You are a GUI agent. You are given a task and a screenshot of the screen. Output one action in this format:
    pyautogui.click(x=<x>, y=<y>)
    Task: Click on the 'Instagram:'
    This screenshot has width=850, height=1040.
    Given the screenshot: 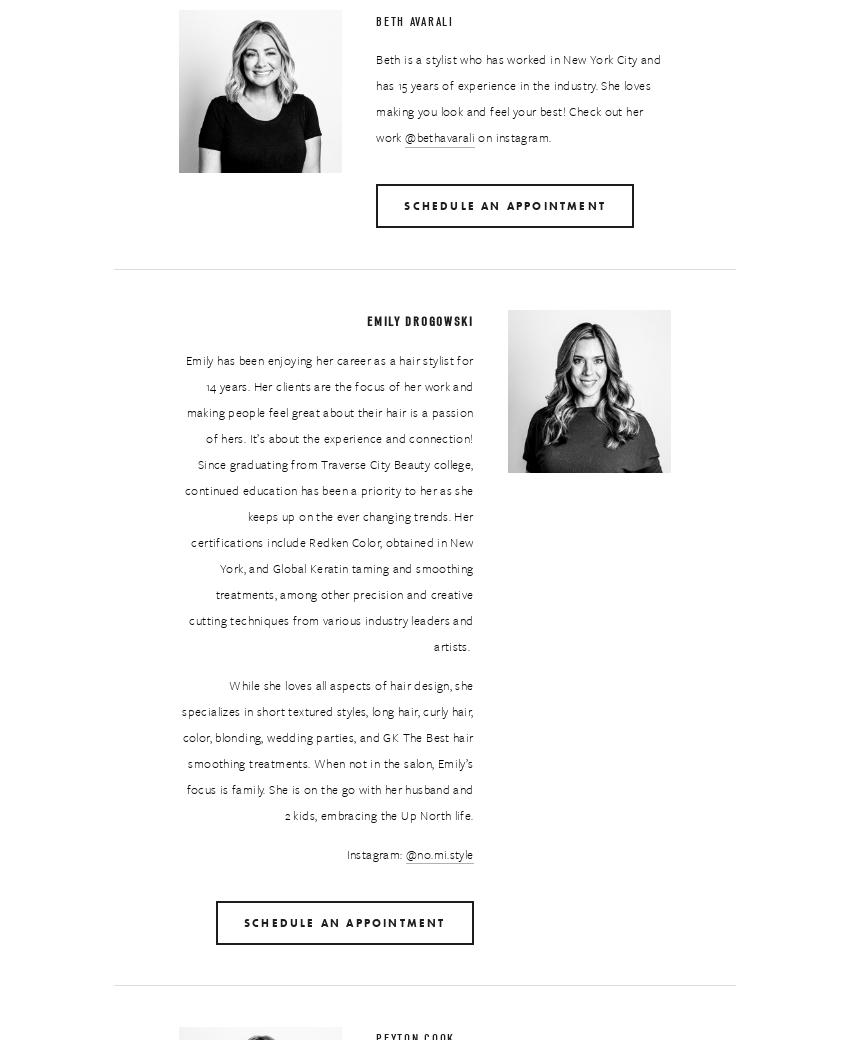 What is the action you would take?
    pyautogui.click(x=374, y=852)
    